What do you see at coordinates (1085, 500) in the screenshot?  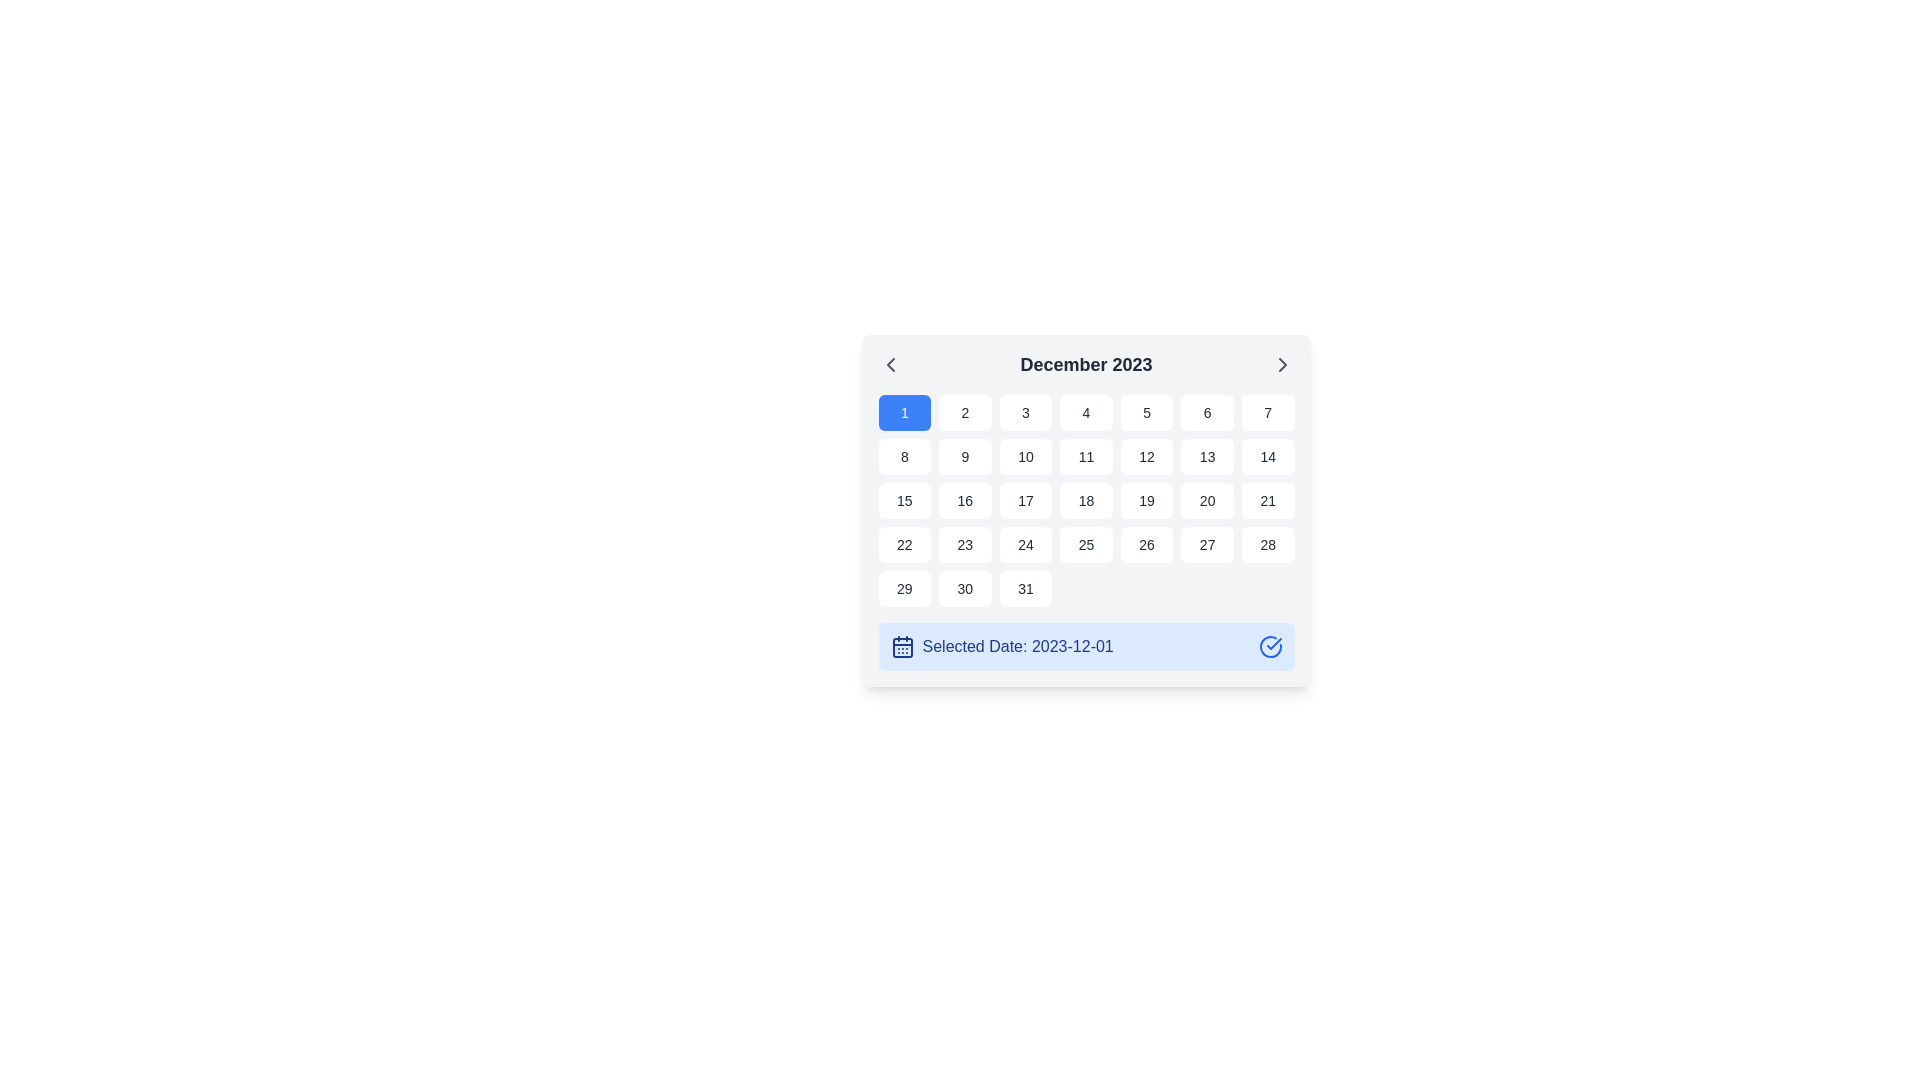 I see `the button displaying the number '18' located in the fourth row and fourth column of the calendar grid` at bounding box center [1085, 500].